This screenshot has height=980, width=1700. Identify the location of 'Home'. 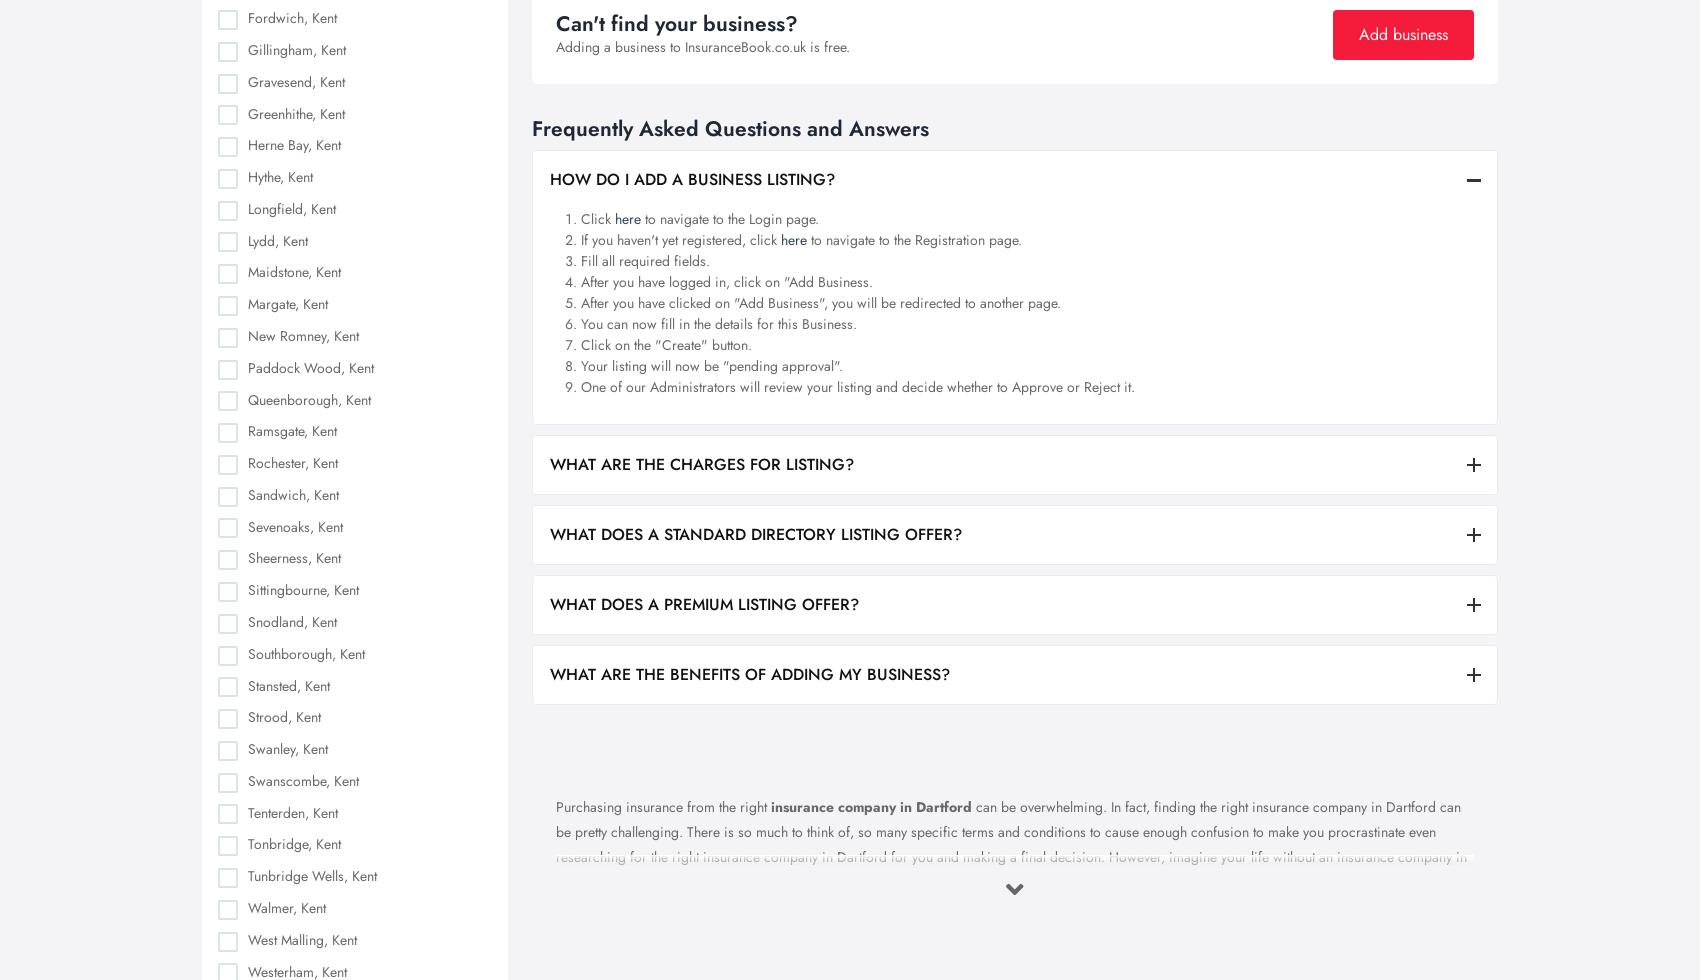
(659, 621).